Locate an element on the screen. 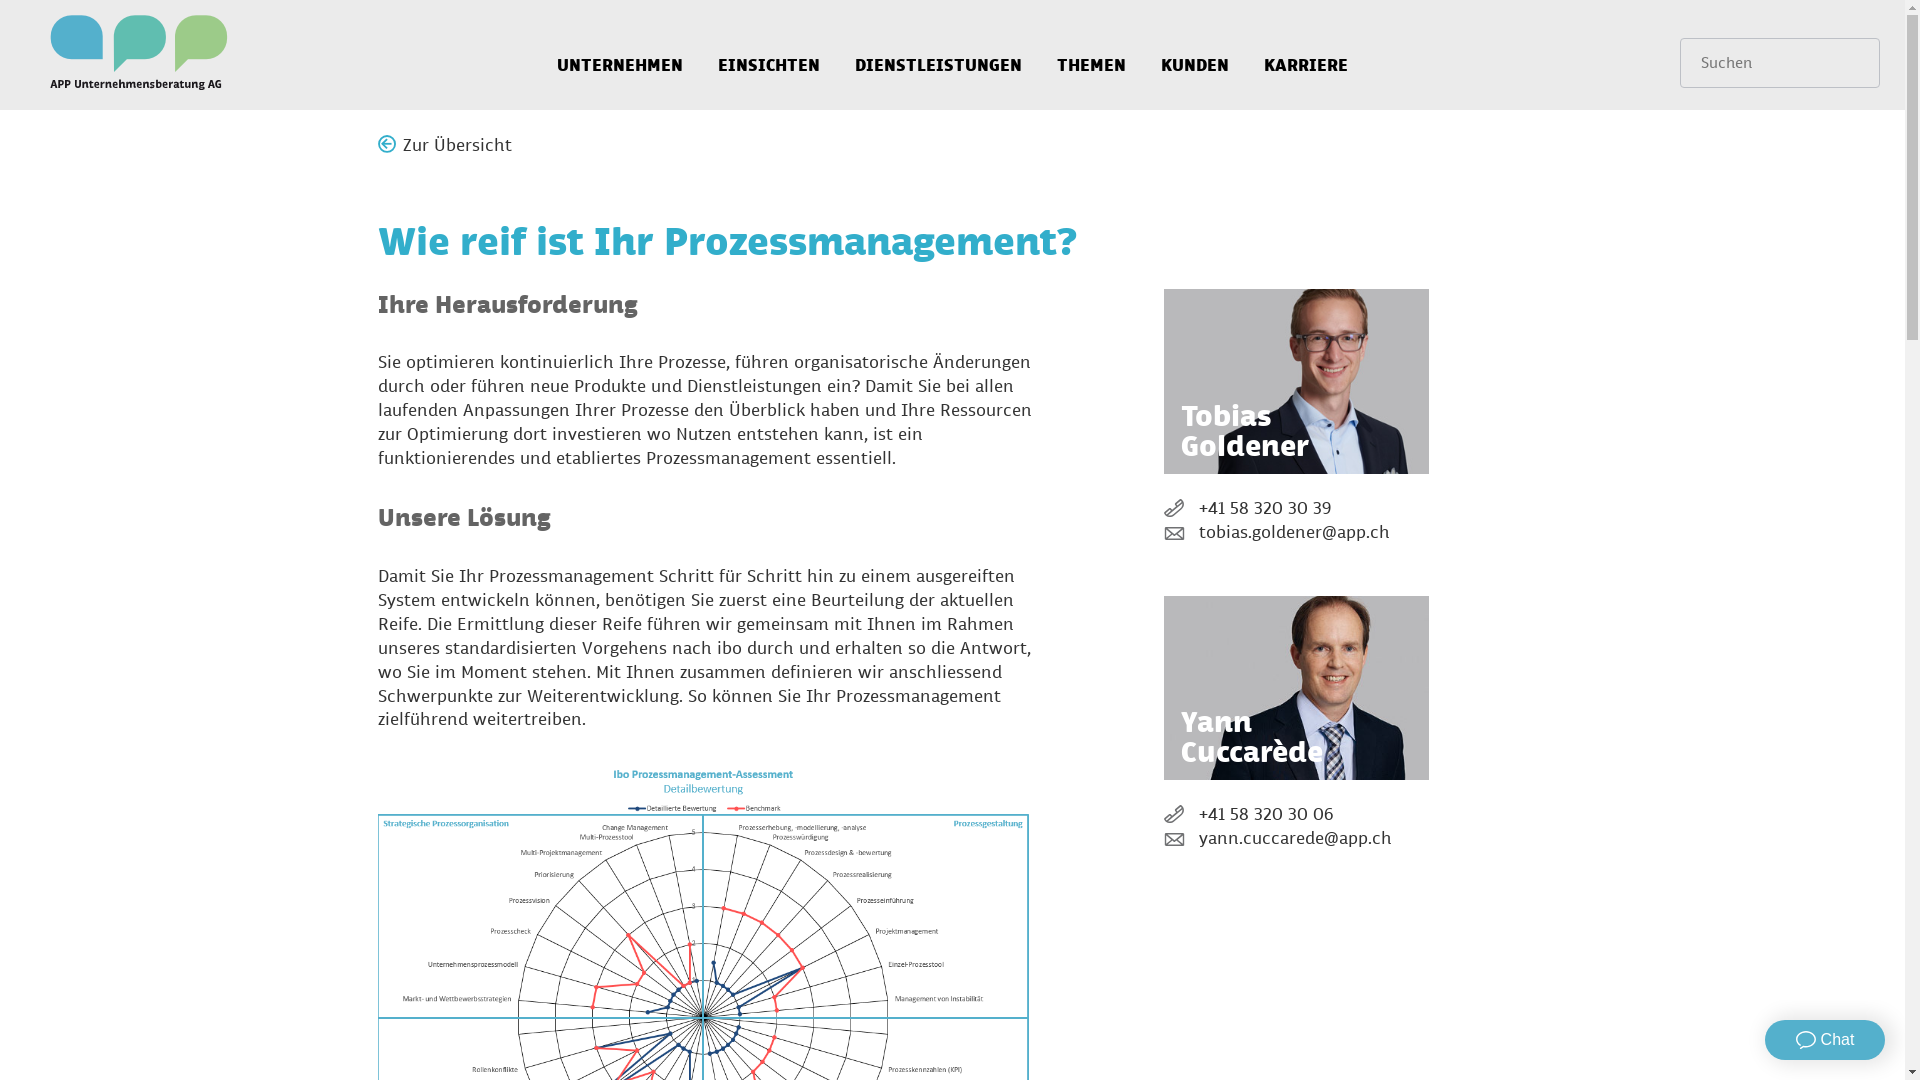 This screenshot has height=1080, width=1920. '+41 58 320 30 39' is located at coordinates (1296, 508).